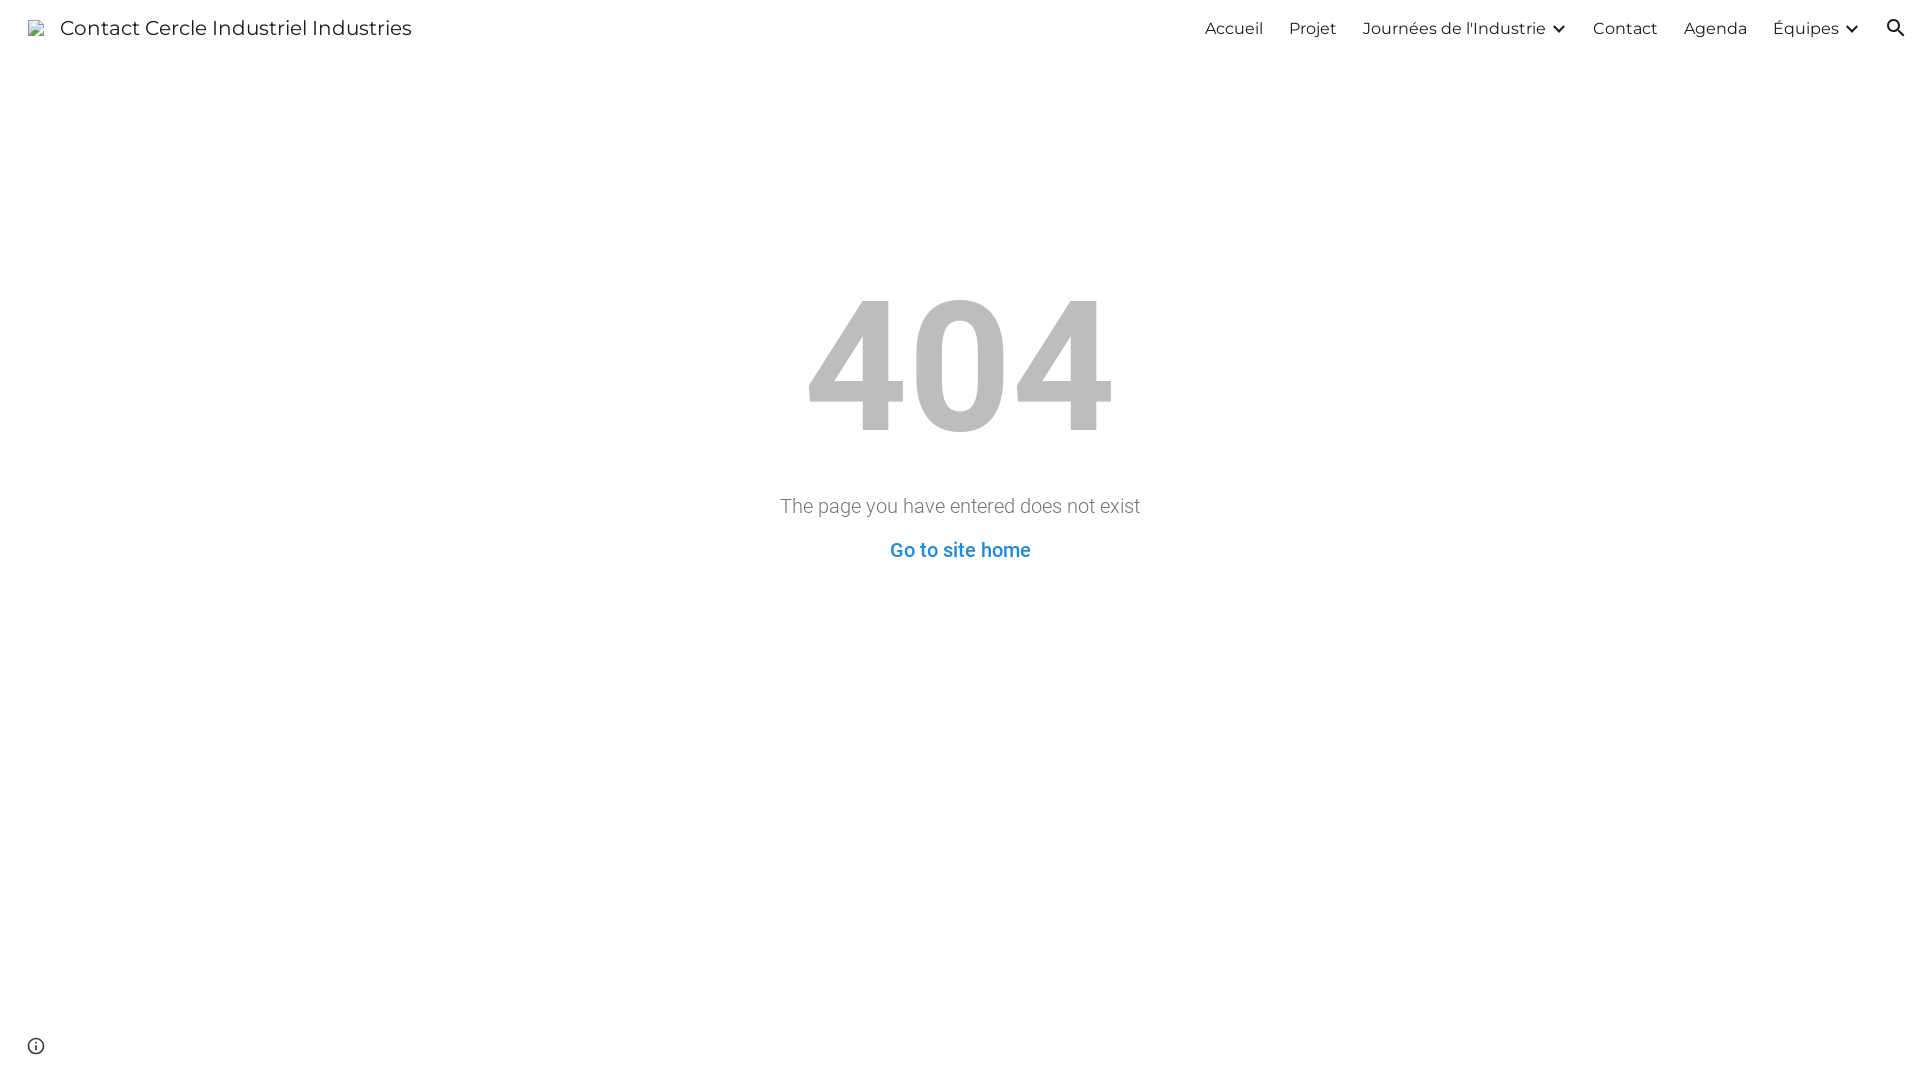 The image size is (1920, 1080). I want to click on 'Accueil', so click(1203, 27).